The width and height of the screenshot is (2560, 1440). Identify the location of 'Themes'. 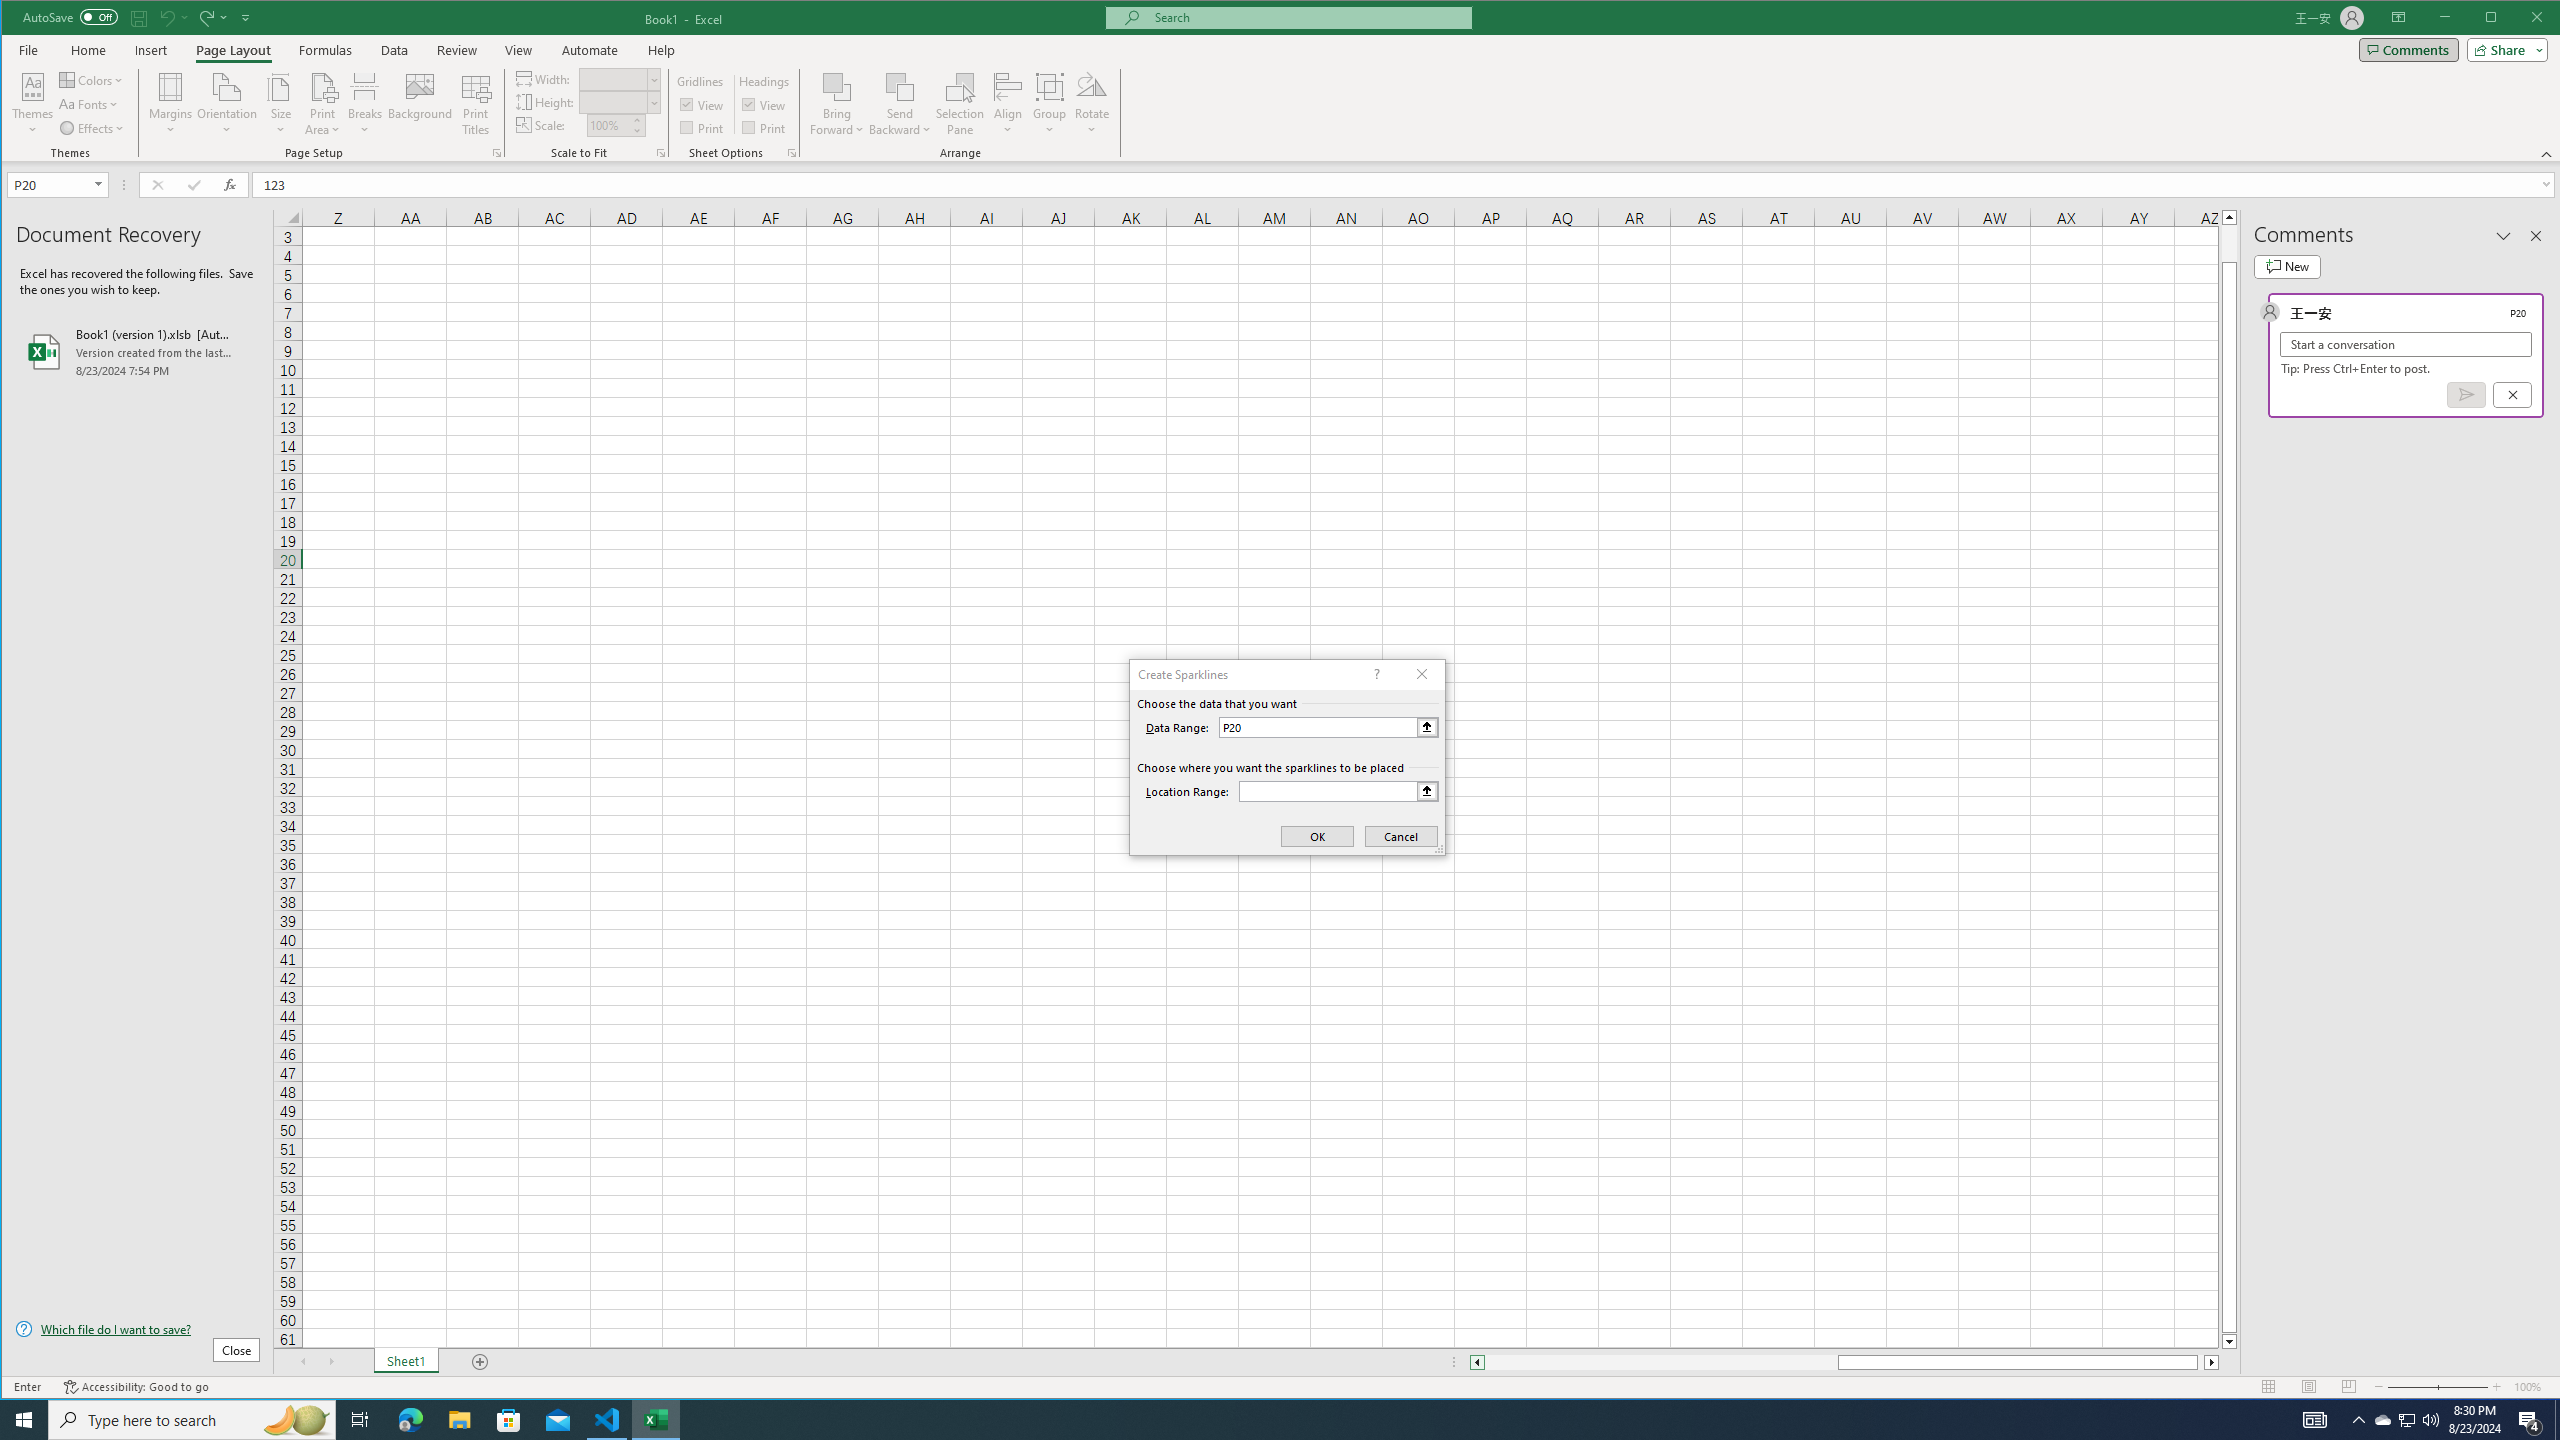
(32, 103).